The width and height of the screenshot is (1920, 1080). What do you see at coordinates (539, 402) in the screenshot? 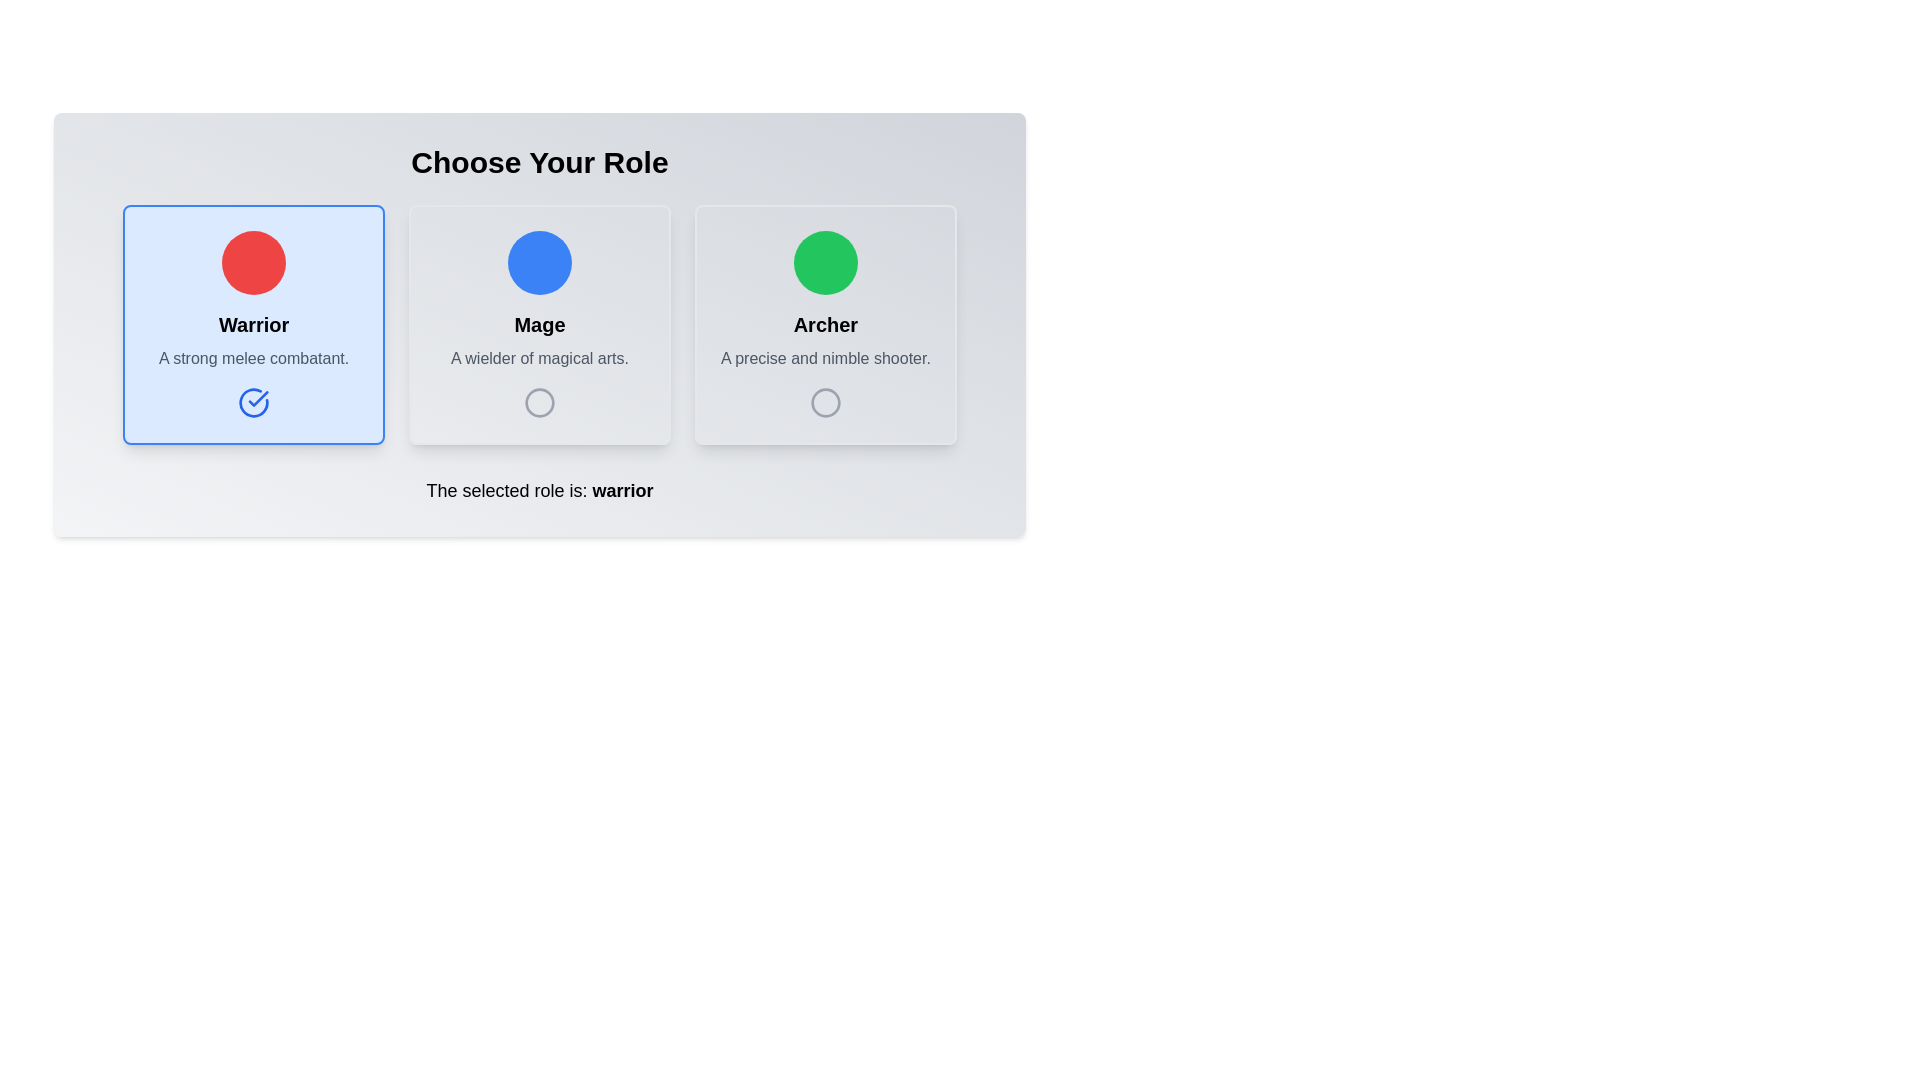
I see `the circular graphic icon located at the center of the 'Mage' card by` at bounding box center [539, 402].